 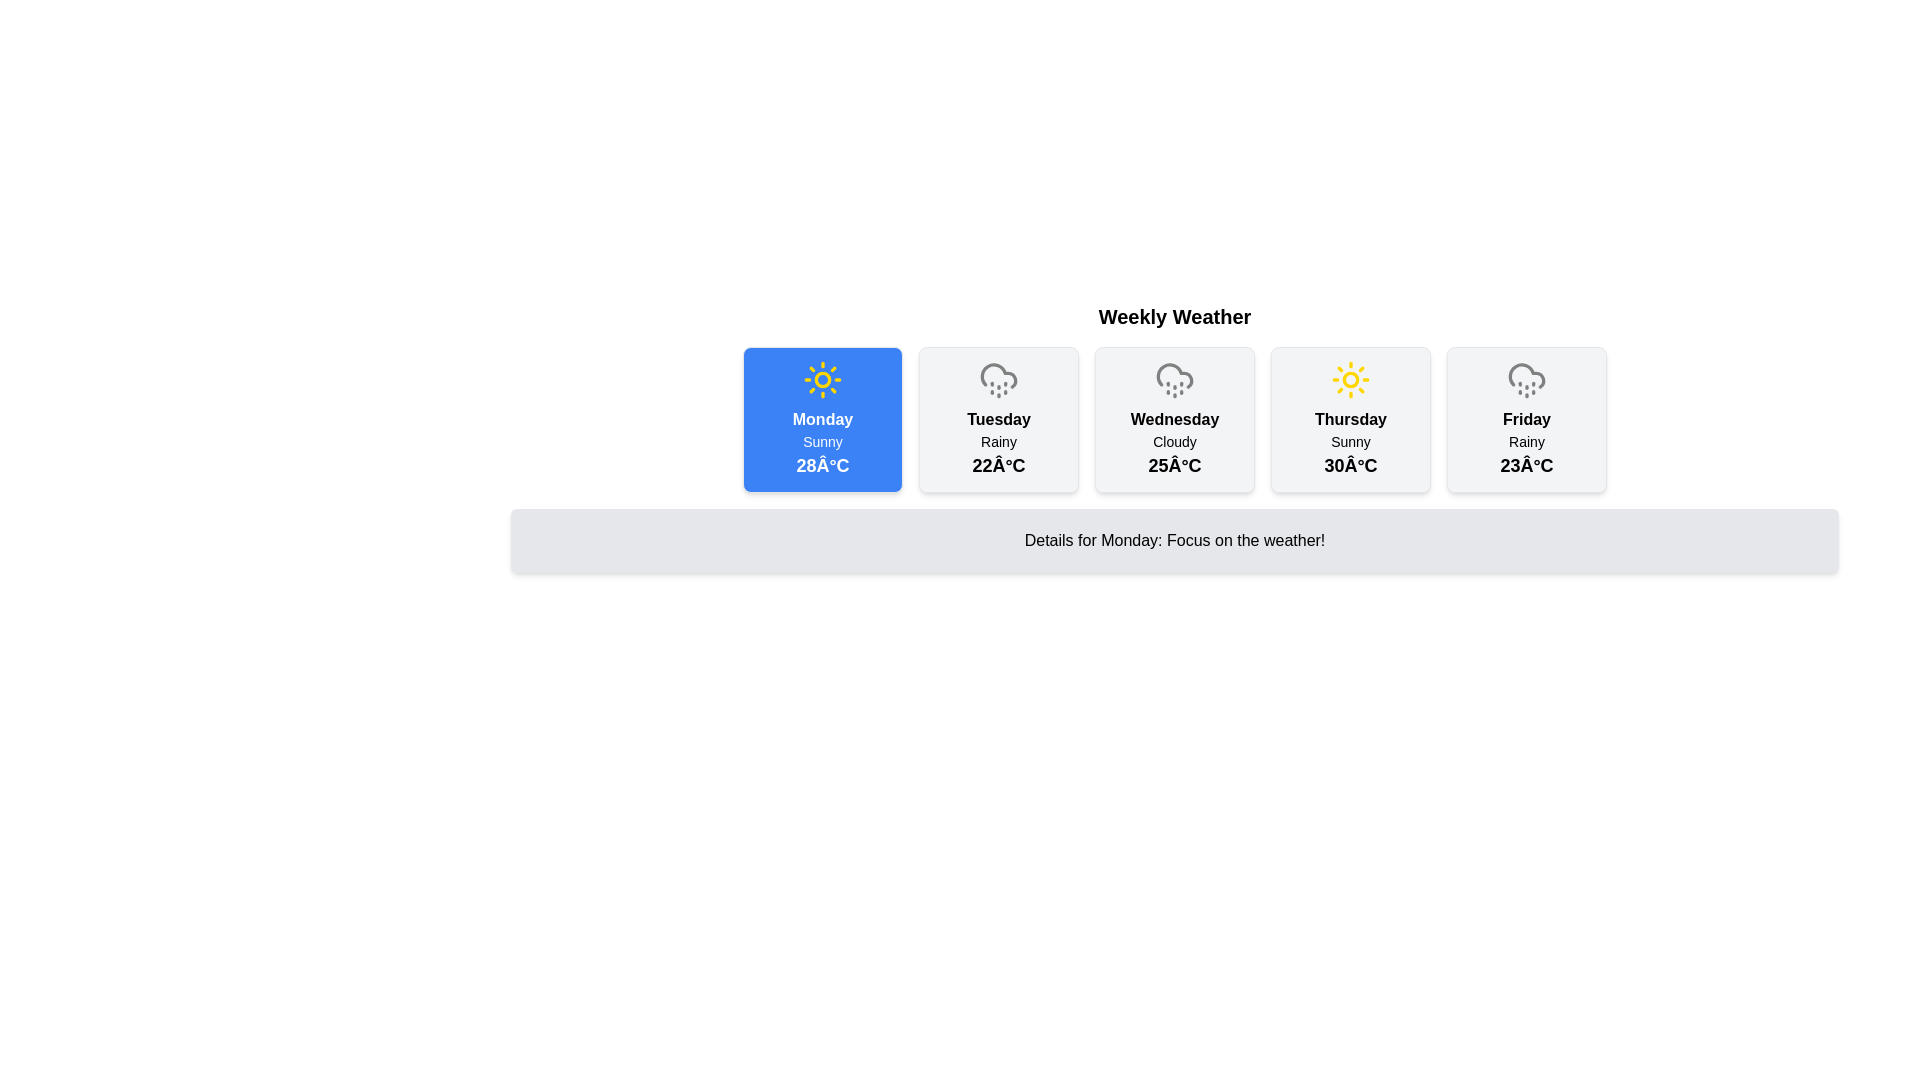 I want to click on the static text label displaying the temperature forecast for 'Wednesday', located at the bottom center of the weather card below the text 'Cloudy', so click(x=1175, y=466).